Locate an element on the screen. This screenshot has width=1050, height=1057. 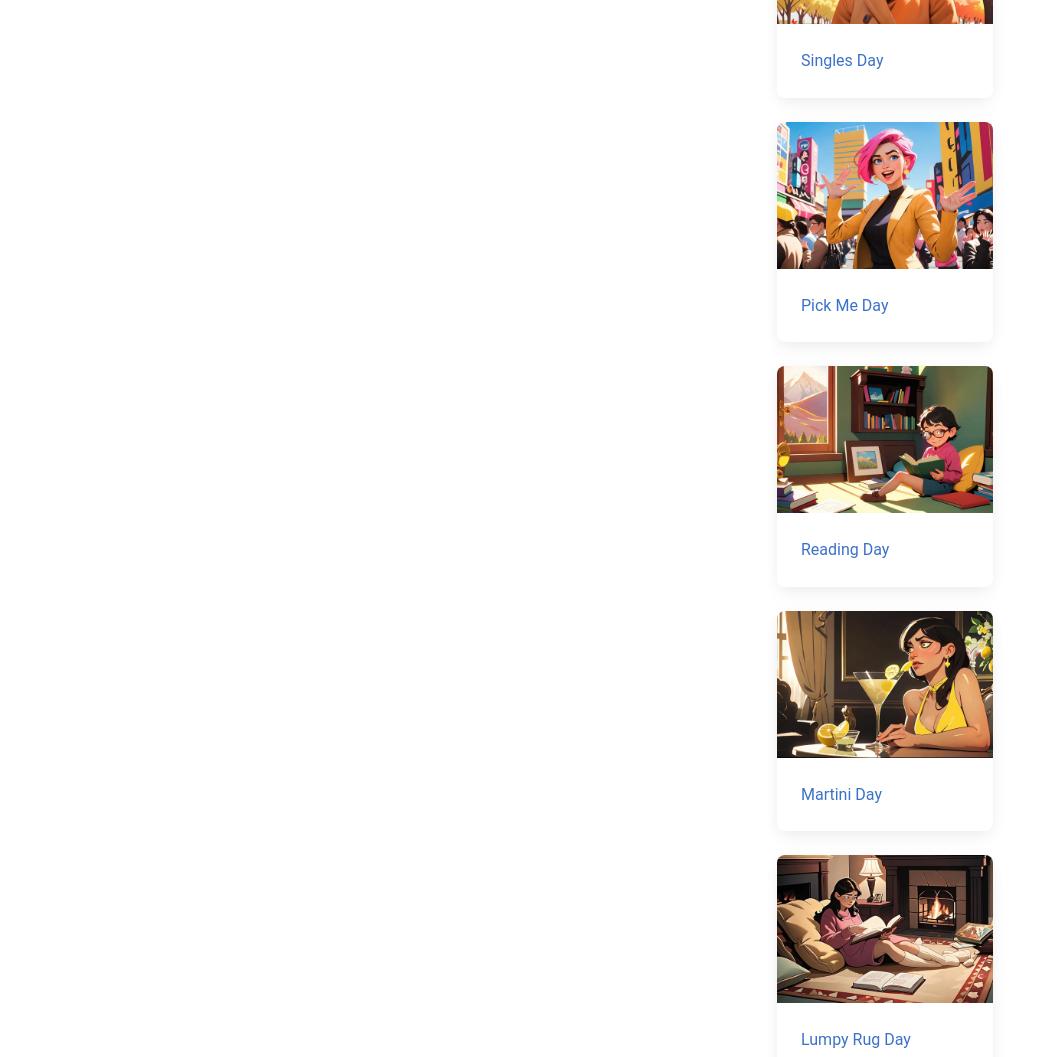
'Stay informed with our newsletter with current and upcoming day facts!' is located at coordinates (285, 697).